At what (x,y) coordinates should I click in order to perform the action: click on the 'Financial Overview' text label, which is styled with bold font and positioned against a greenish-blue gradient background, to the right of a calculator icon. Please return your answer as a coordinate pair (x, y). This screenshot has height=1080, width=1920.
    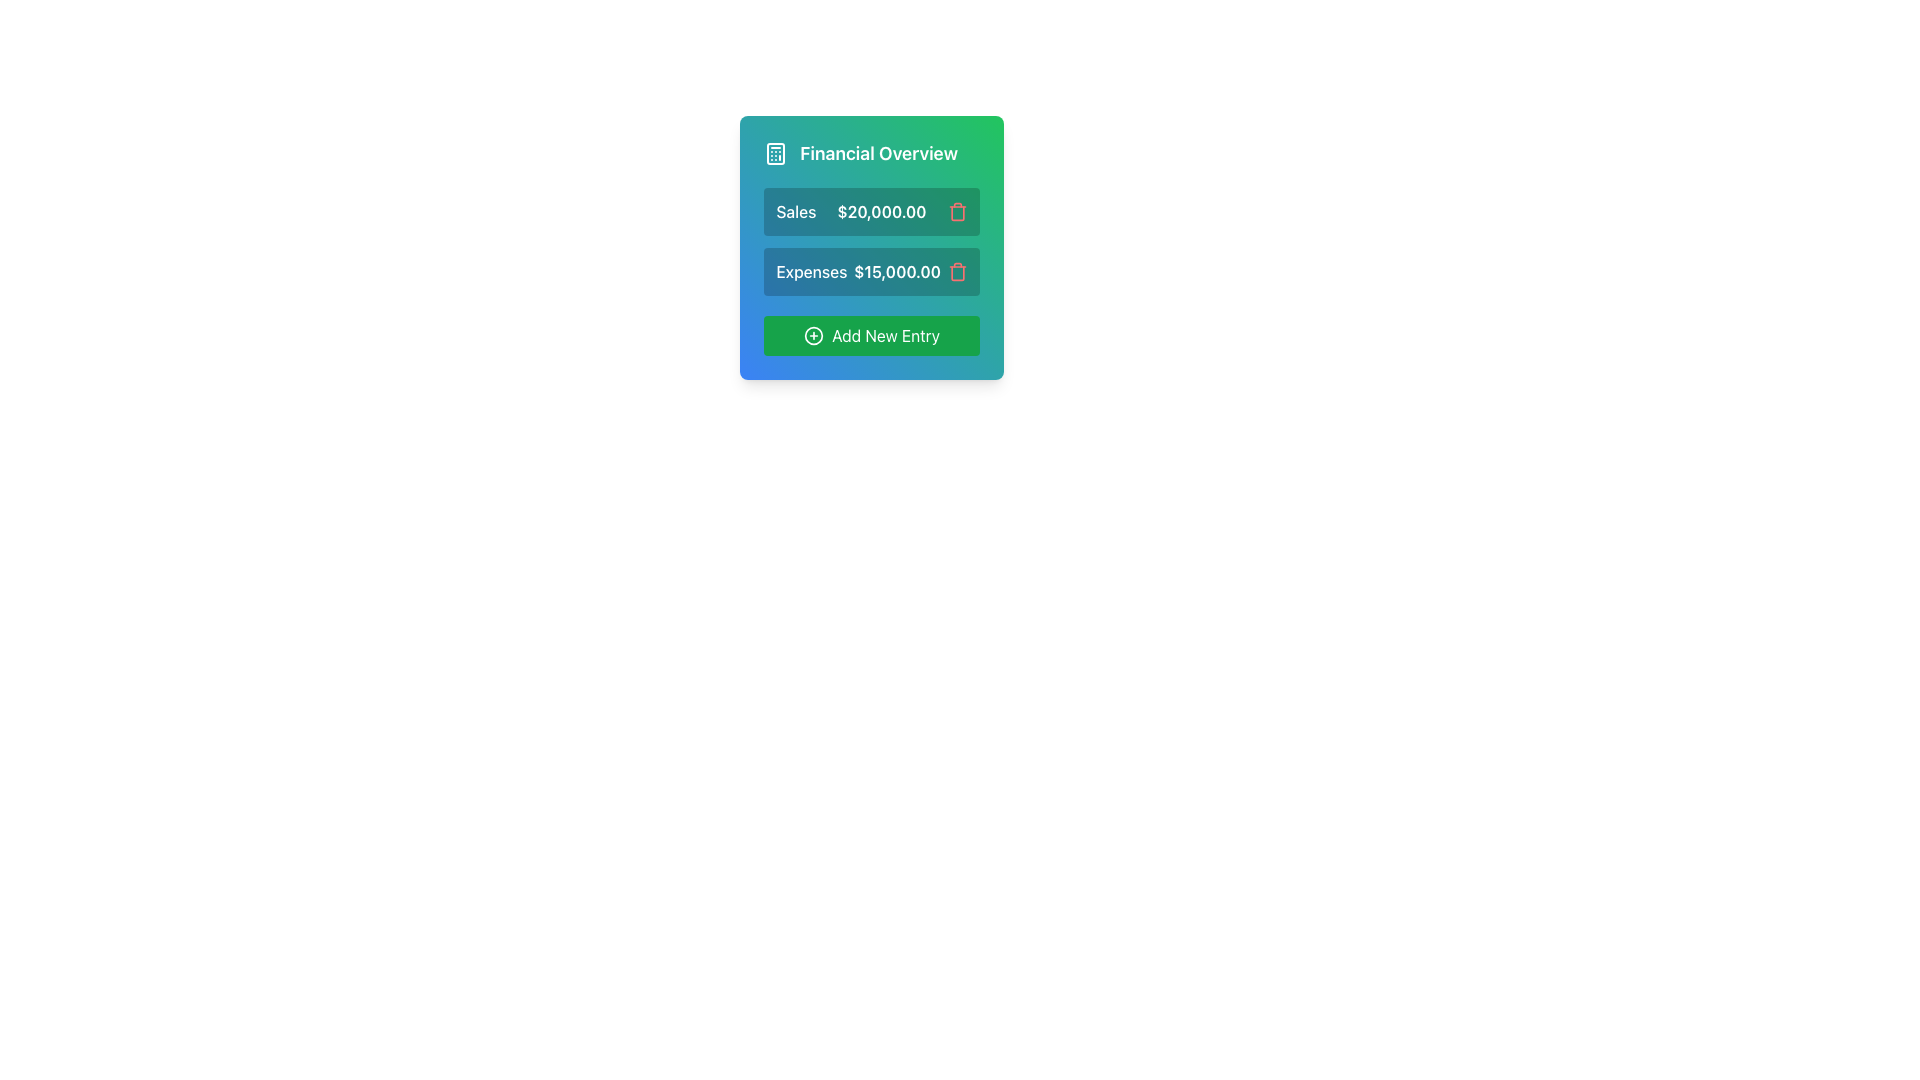
    Looking at the image, I should click on (879, 153).